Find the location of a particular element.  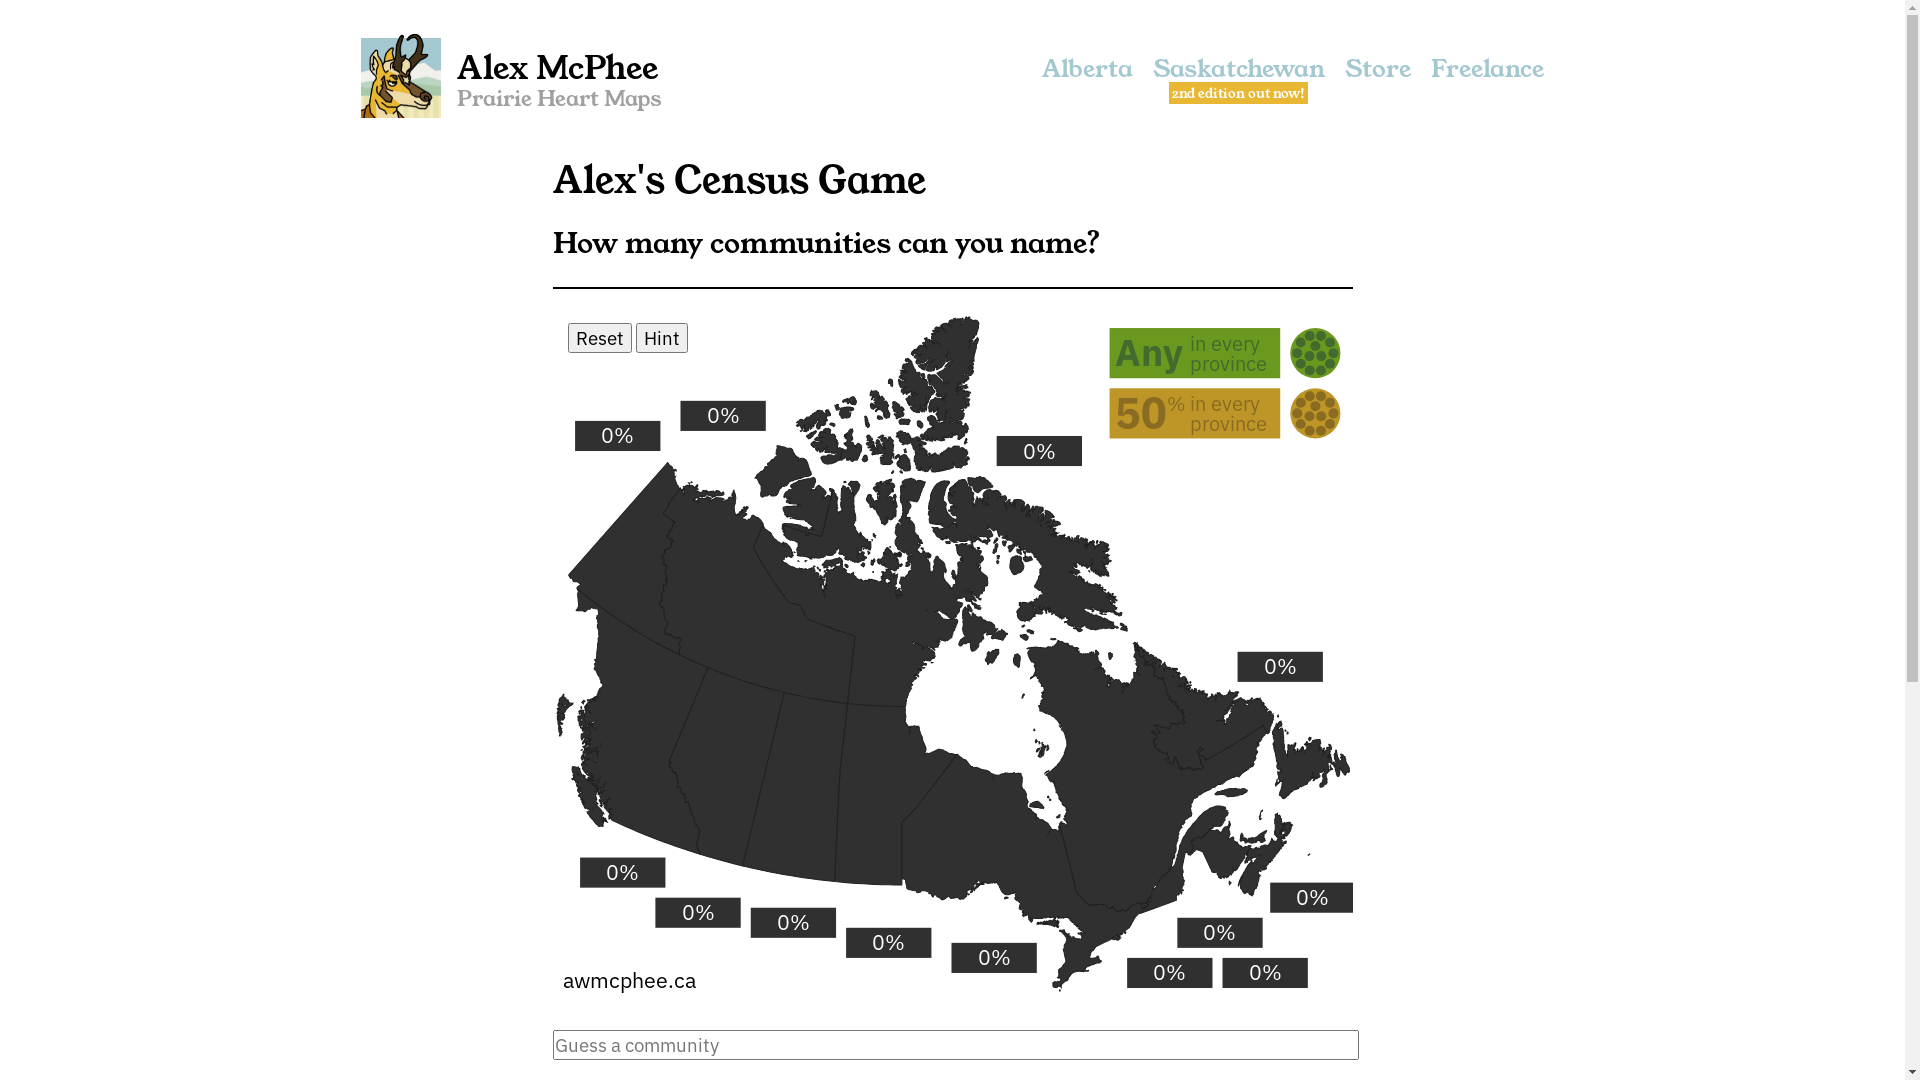

'Alex McPhee is located at coordinates (511, 76).